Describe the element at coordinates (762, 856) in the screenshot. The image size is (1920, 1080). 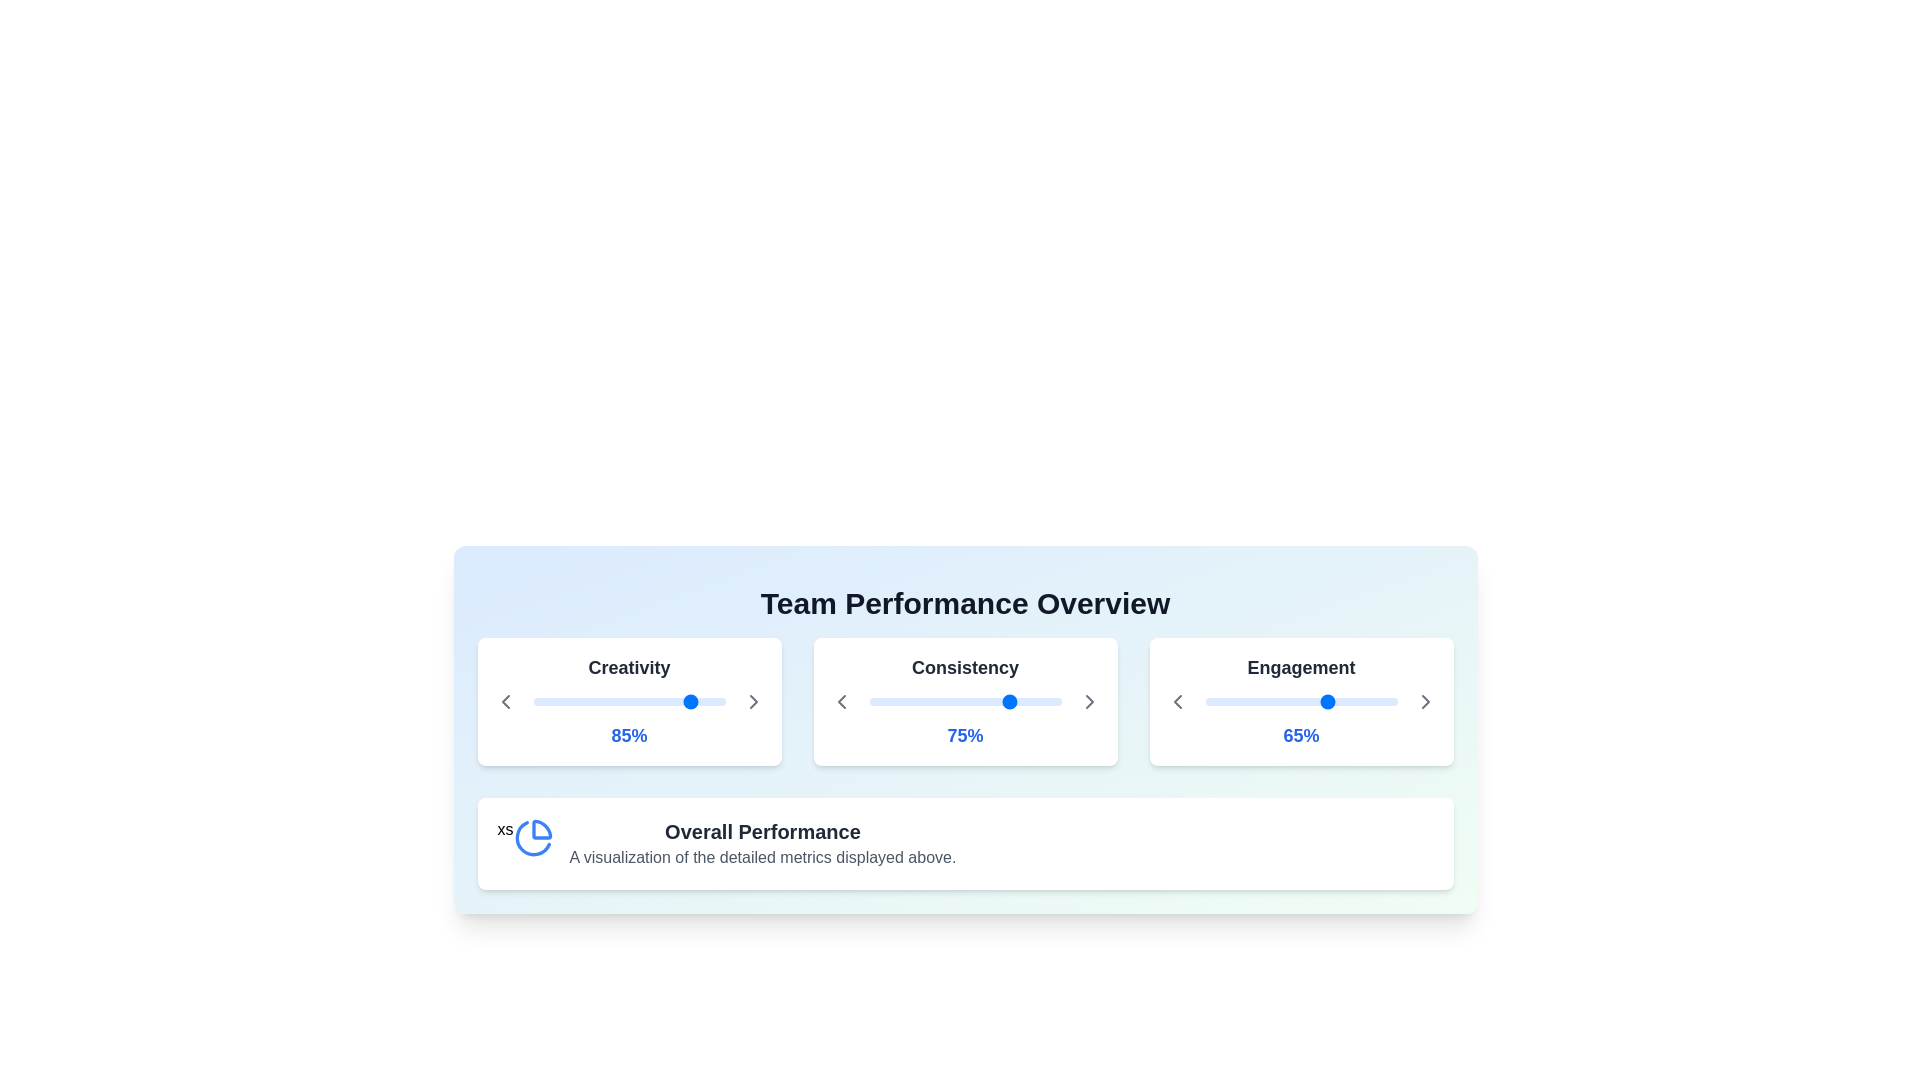
I see `the Textual Label located underneath the 'Overall Performance' heading in the summary section of the UI` at that location.